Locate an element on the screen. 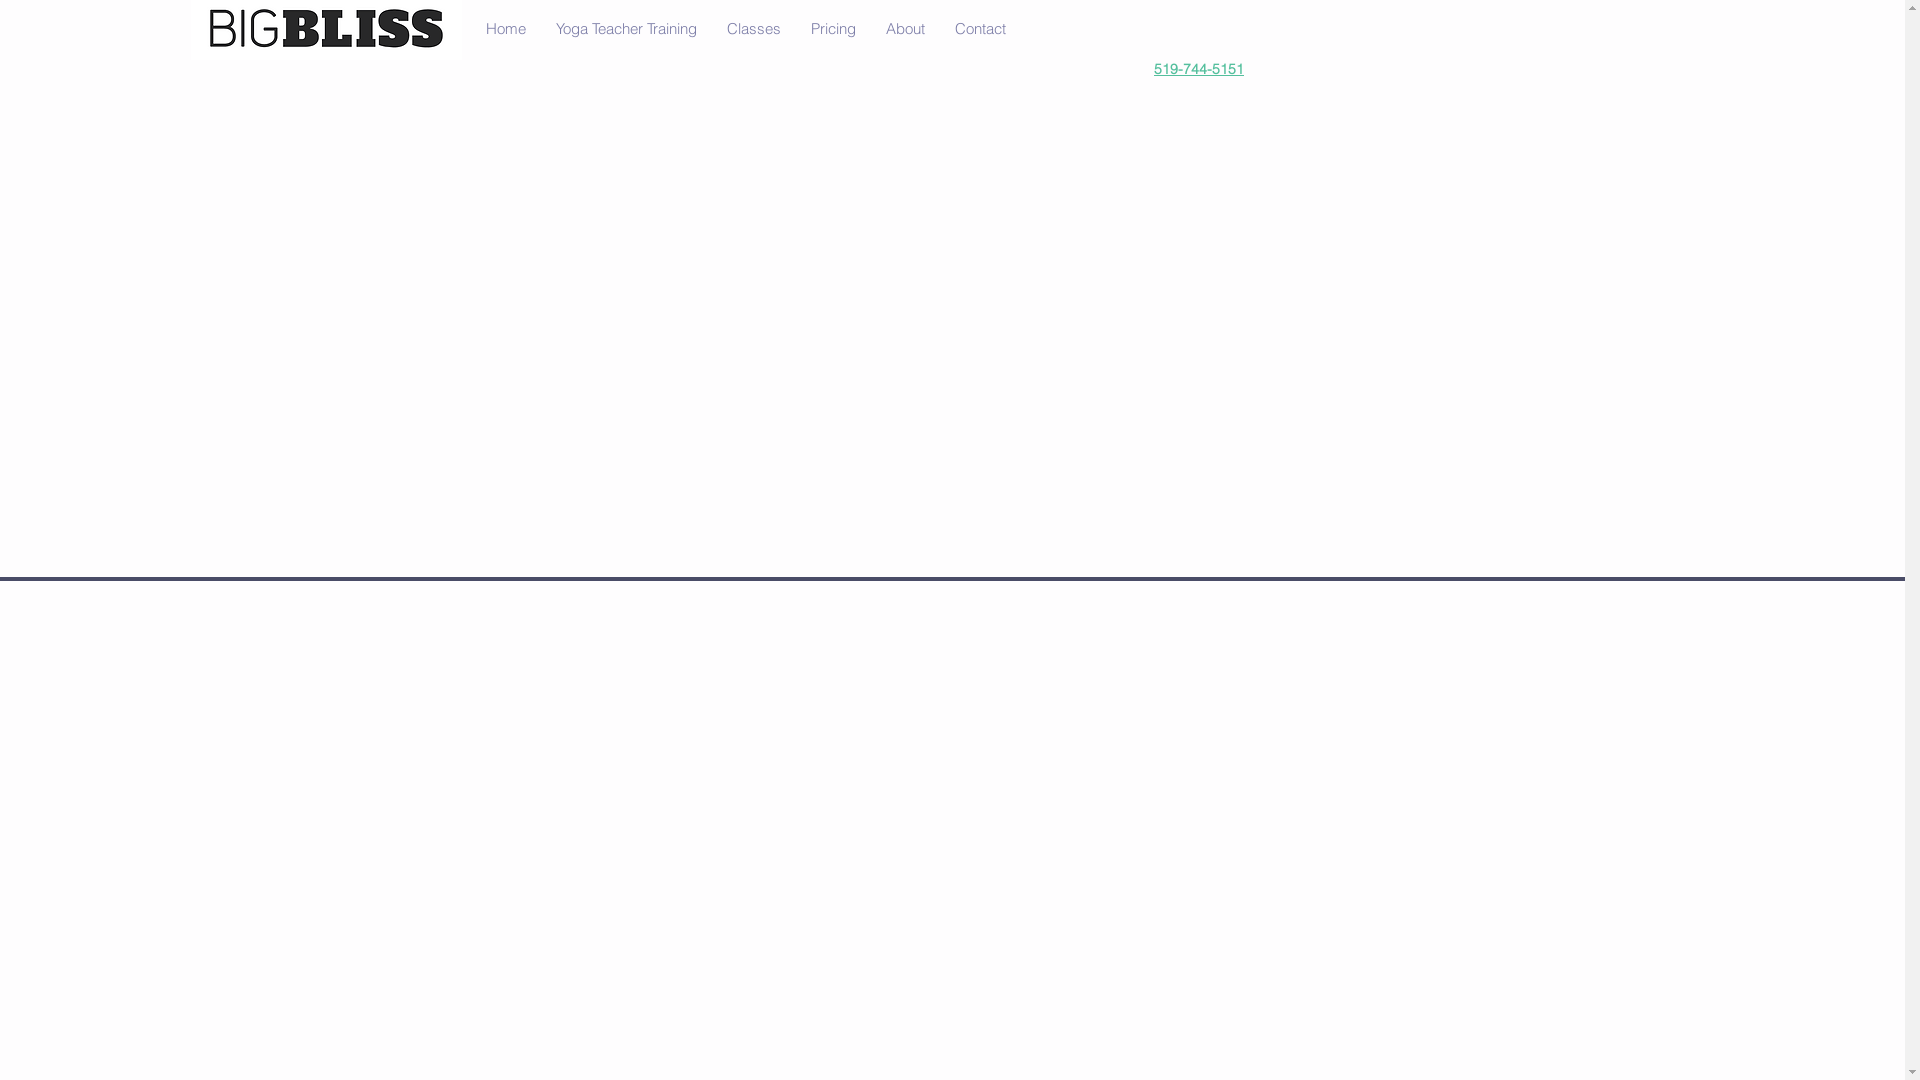  '519-744-5151' is located at coordinates (1199, 68).